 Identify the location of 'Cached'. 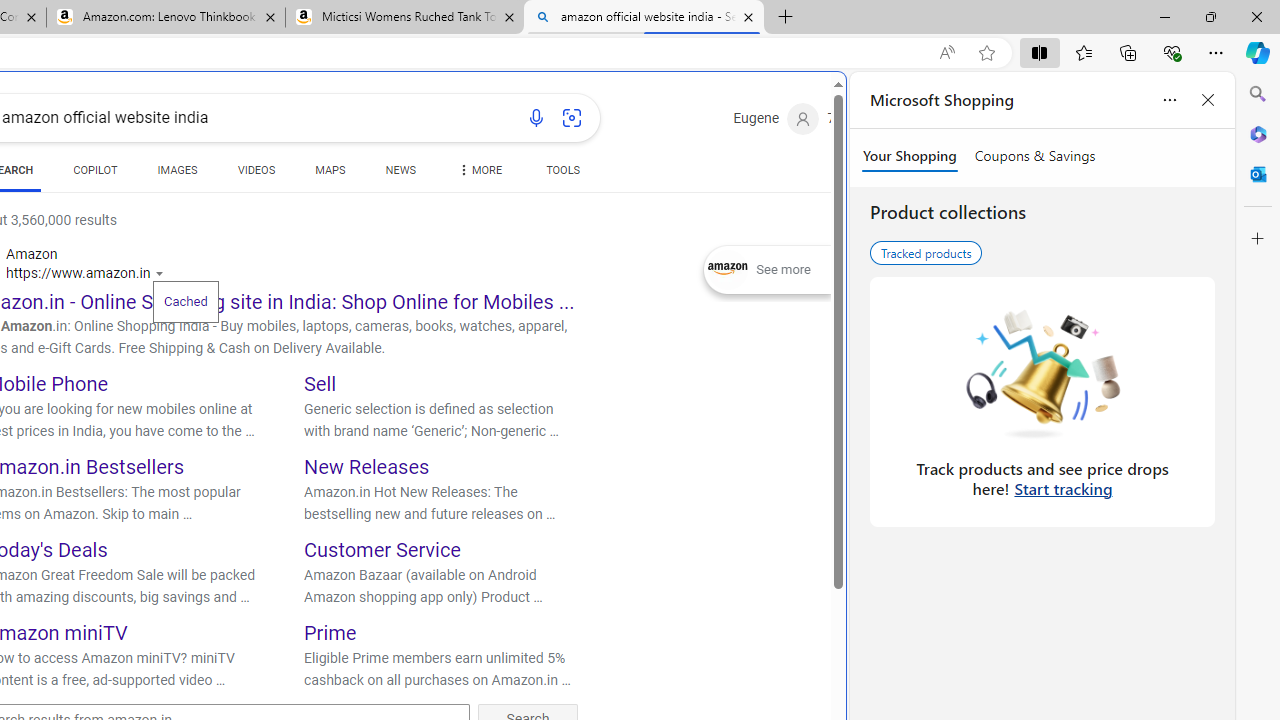
(185, 301).